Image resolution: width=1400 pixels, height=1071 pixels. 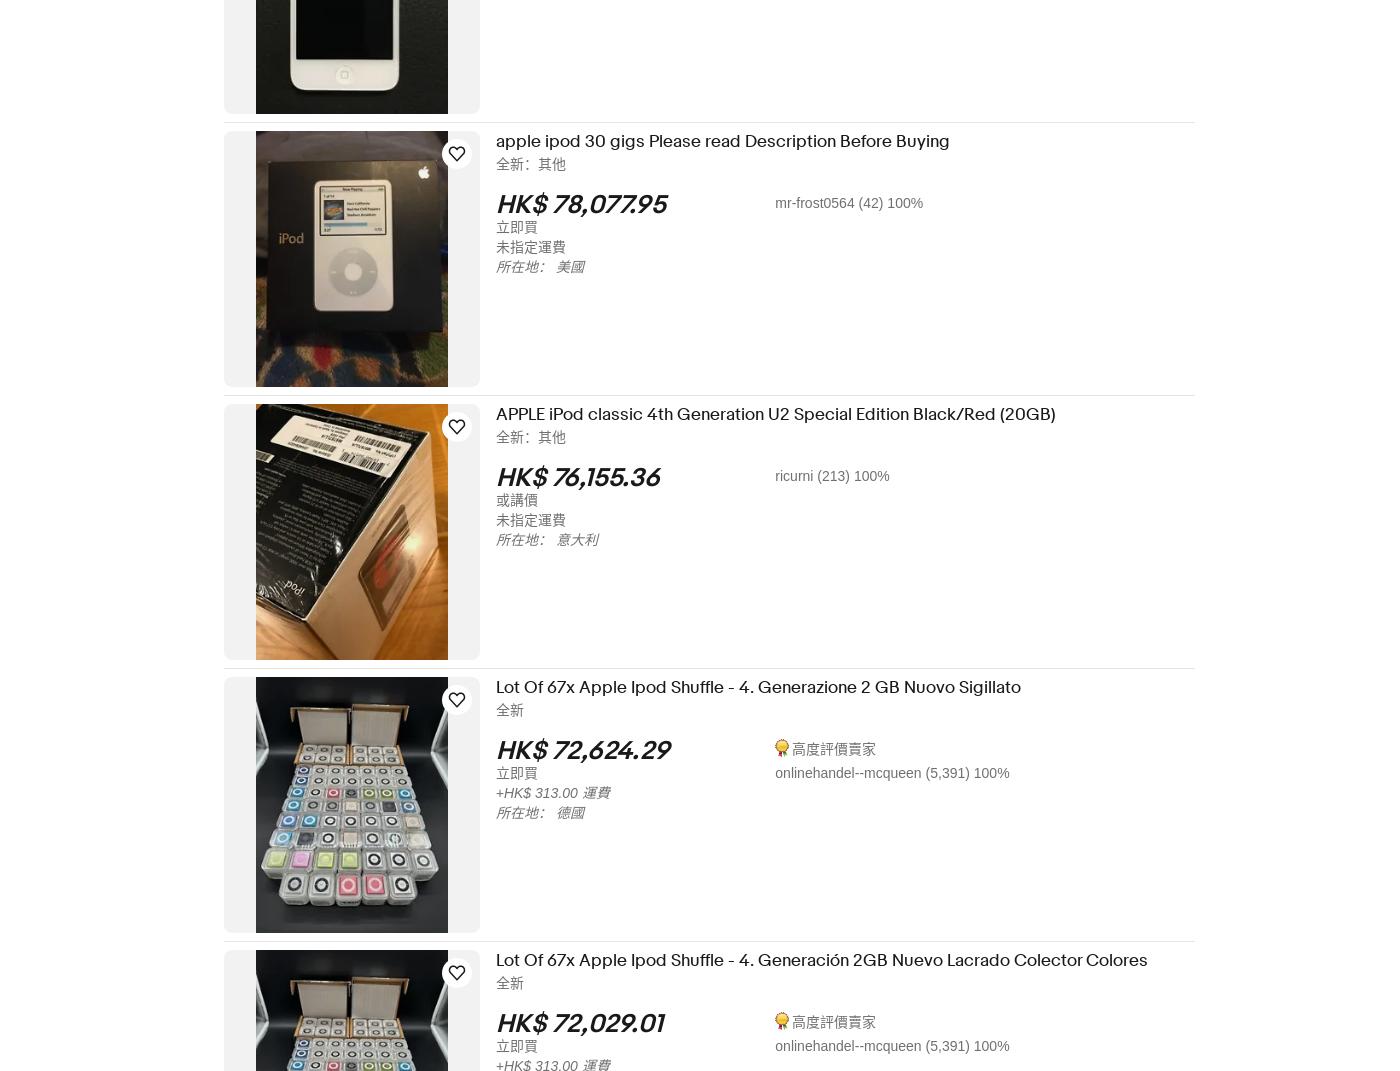 I want to click on '+HK$ 313.00 運費', so click(x=566, y=791).